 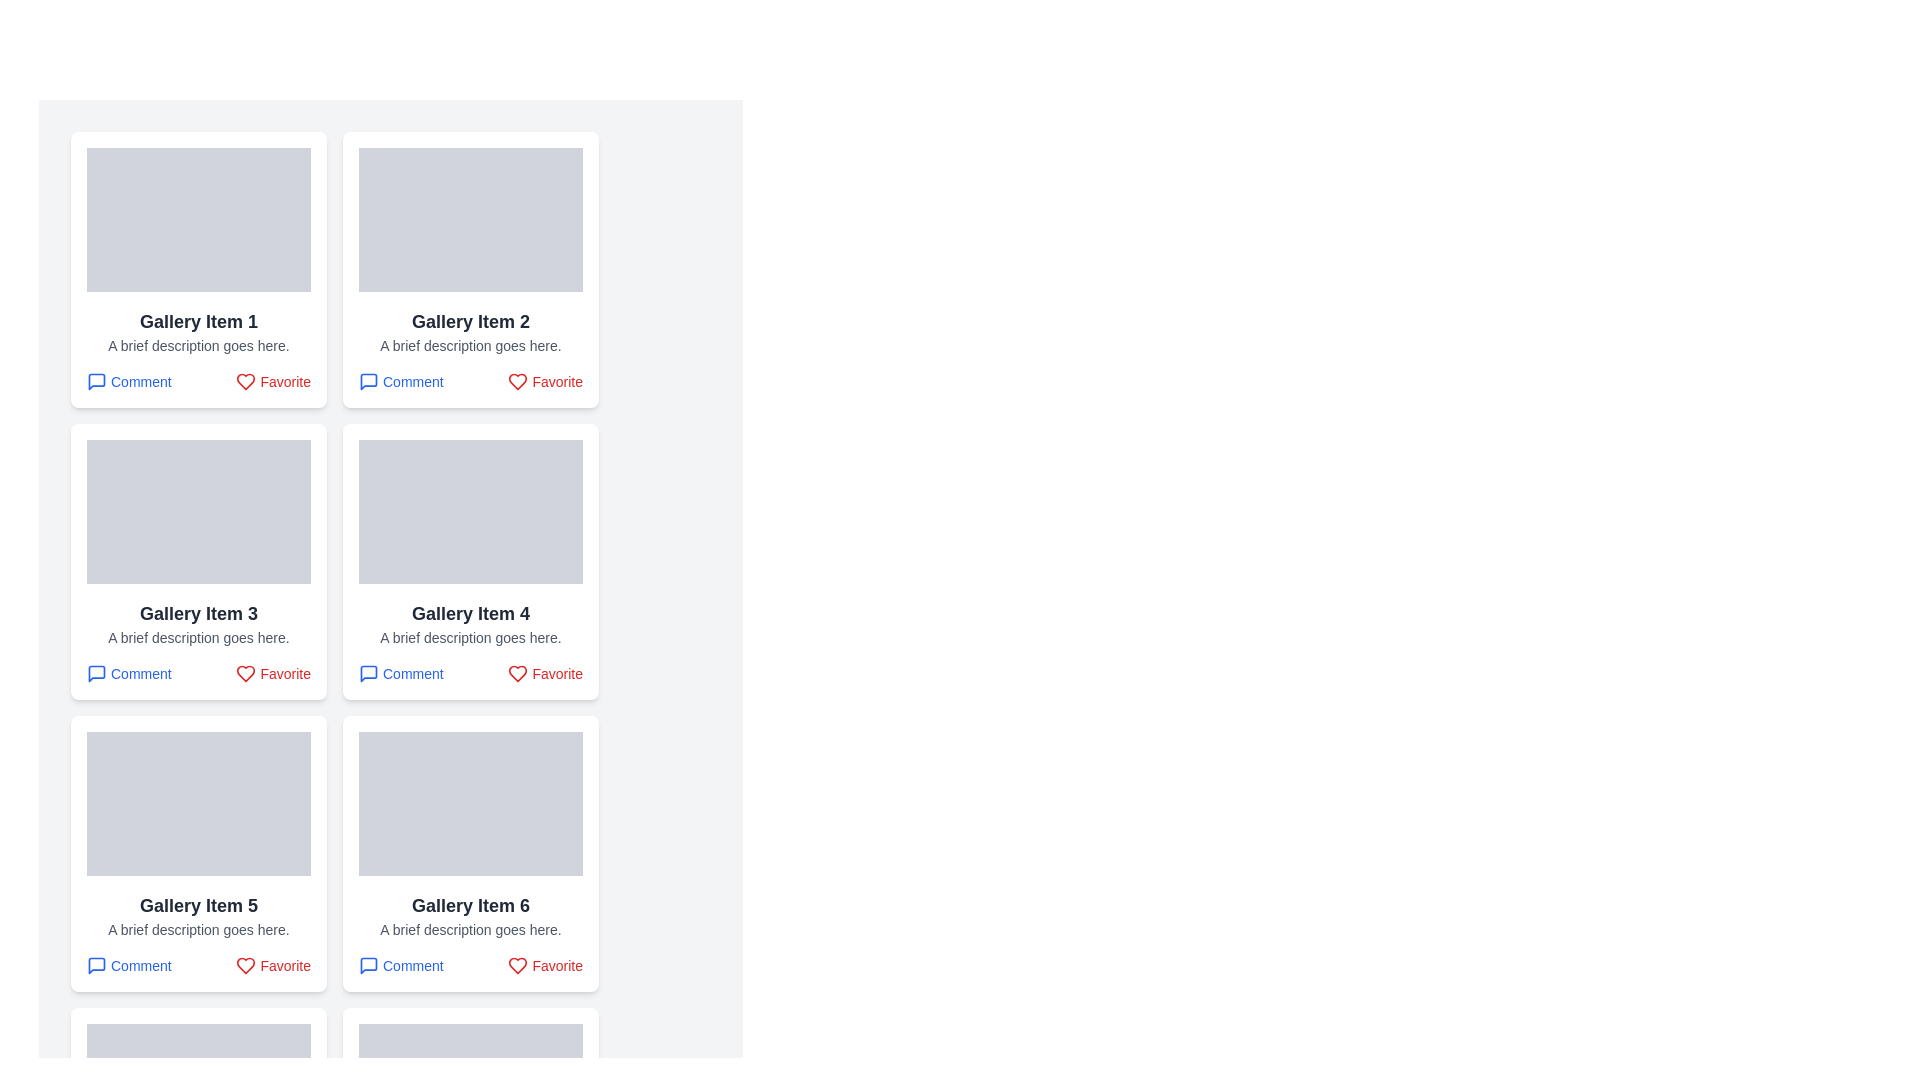 I want to click on the 'Comment' link, which is styled in blue and located on the left side of the combination of hyperlink elements within the 'Gallery Item 2' card, so click(x=469, y=381).